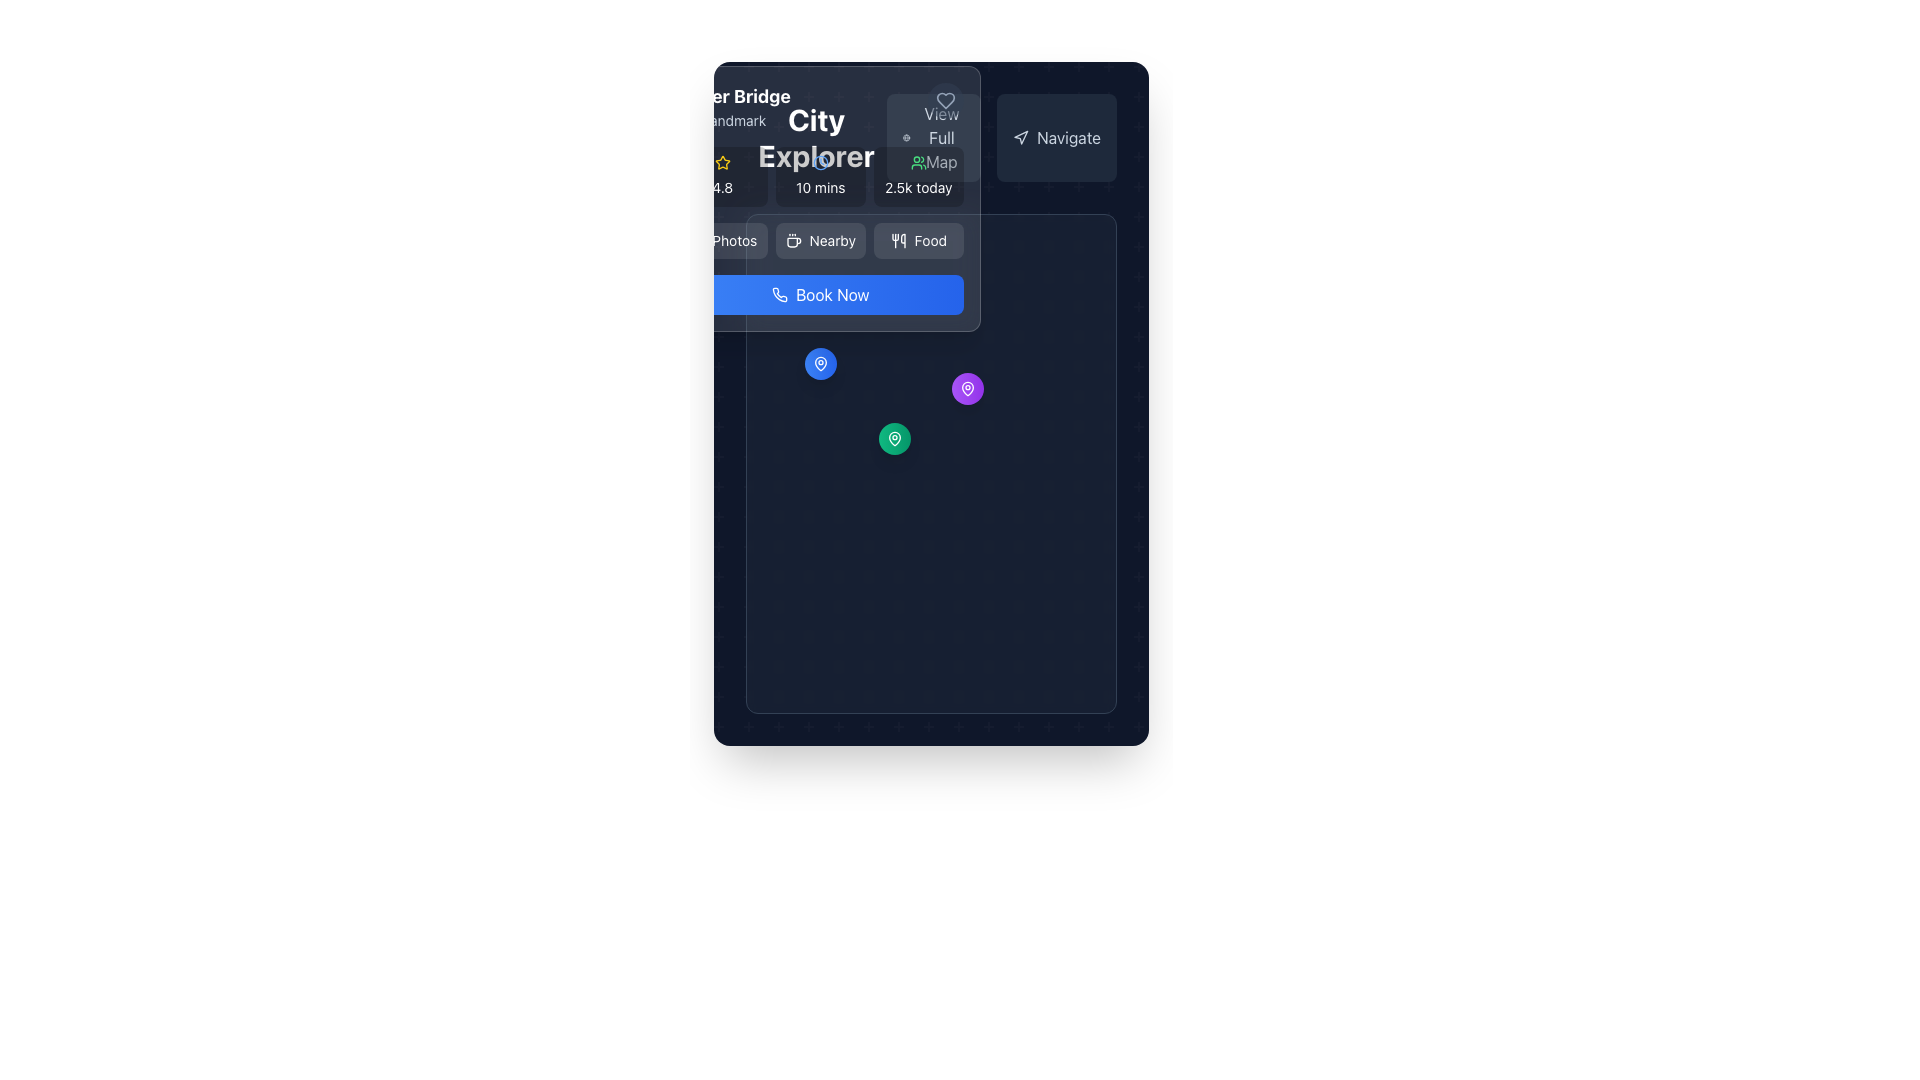 This screenshot has height=1080, width=1920. What do you see at coordinates (816, 137) in the screenshot?
I see `the text label indicating the current view or feature within the application, located near the top left side of the interface` at bounding box center [816, 137].